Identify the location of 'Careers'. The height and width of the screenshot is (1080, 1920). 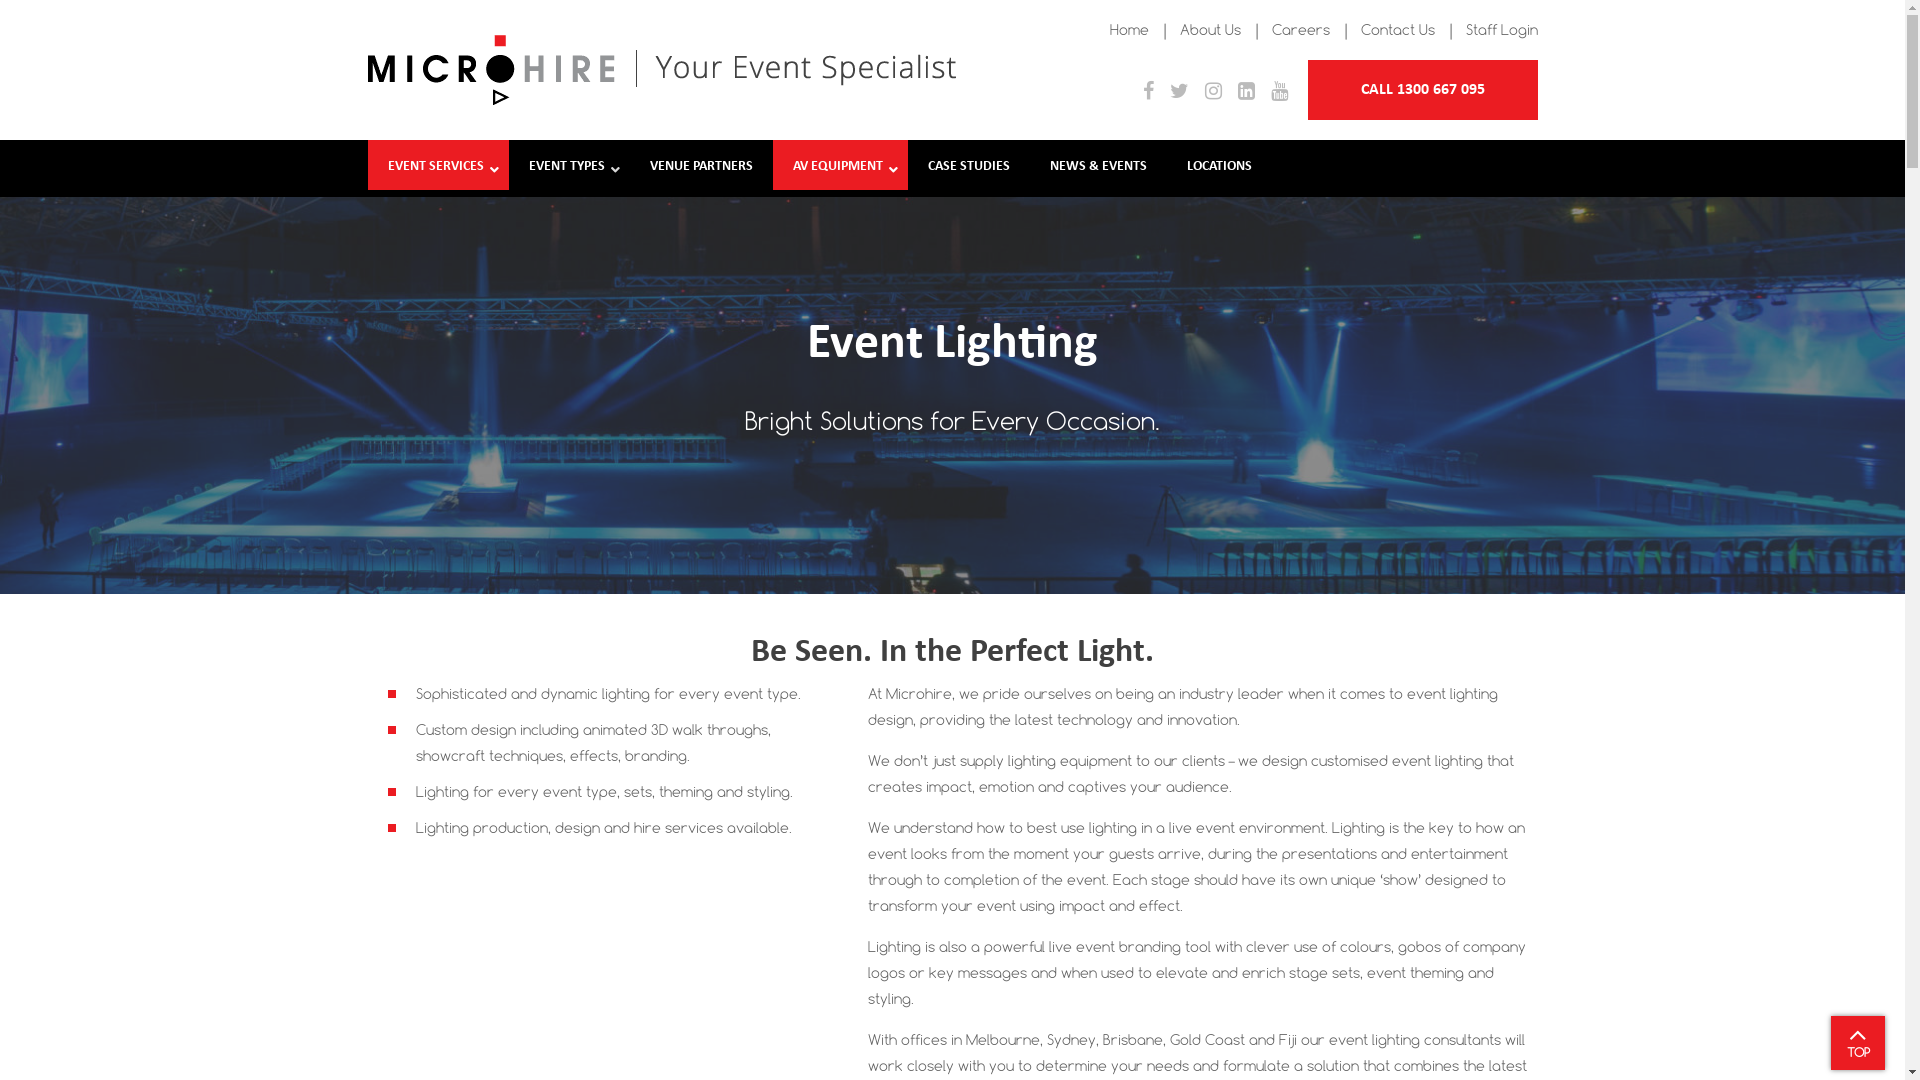
(1300, 29).